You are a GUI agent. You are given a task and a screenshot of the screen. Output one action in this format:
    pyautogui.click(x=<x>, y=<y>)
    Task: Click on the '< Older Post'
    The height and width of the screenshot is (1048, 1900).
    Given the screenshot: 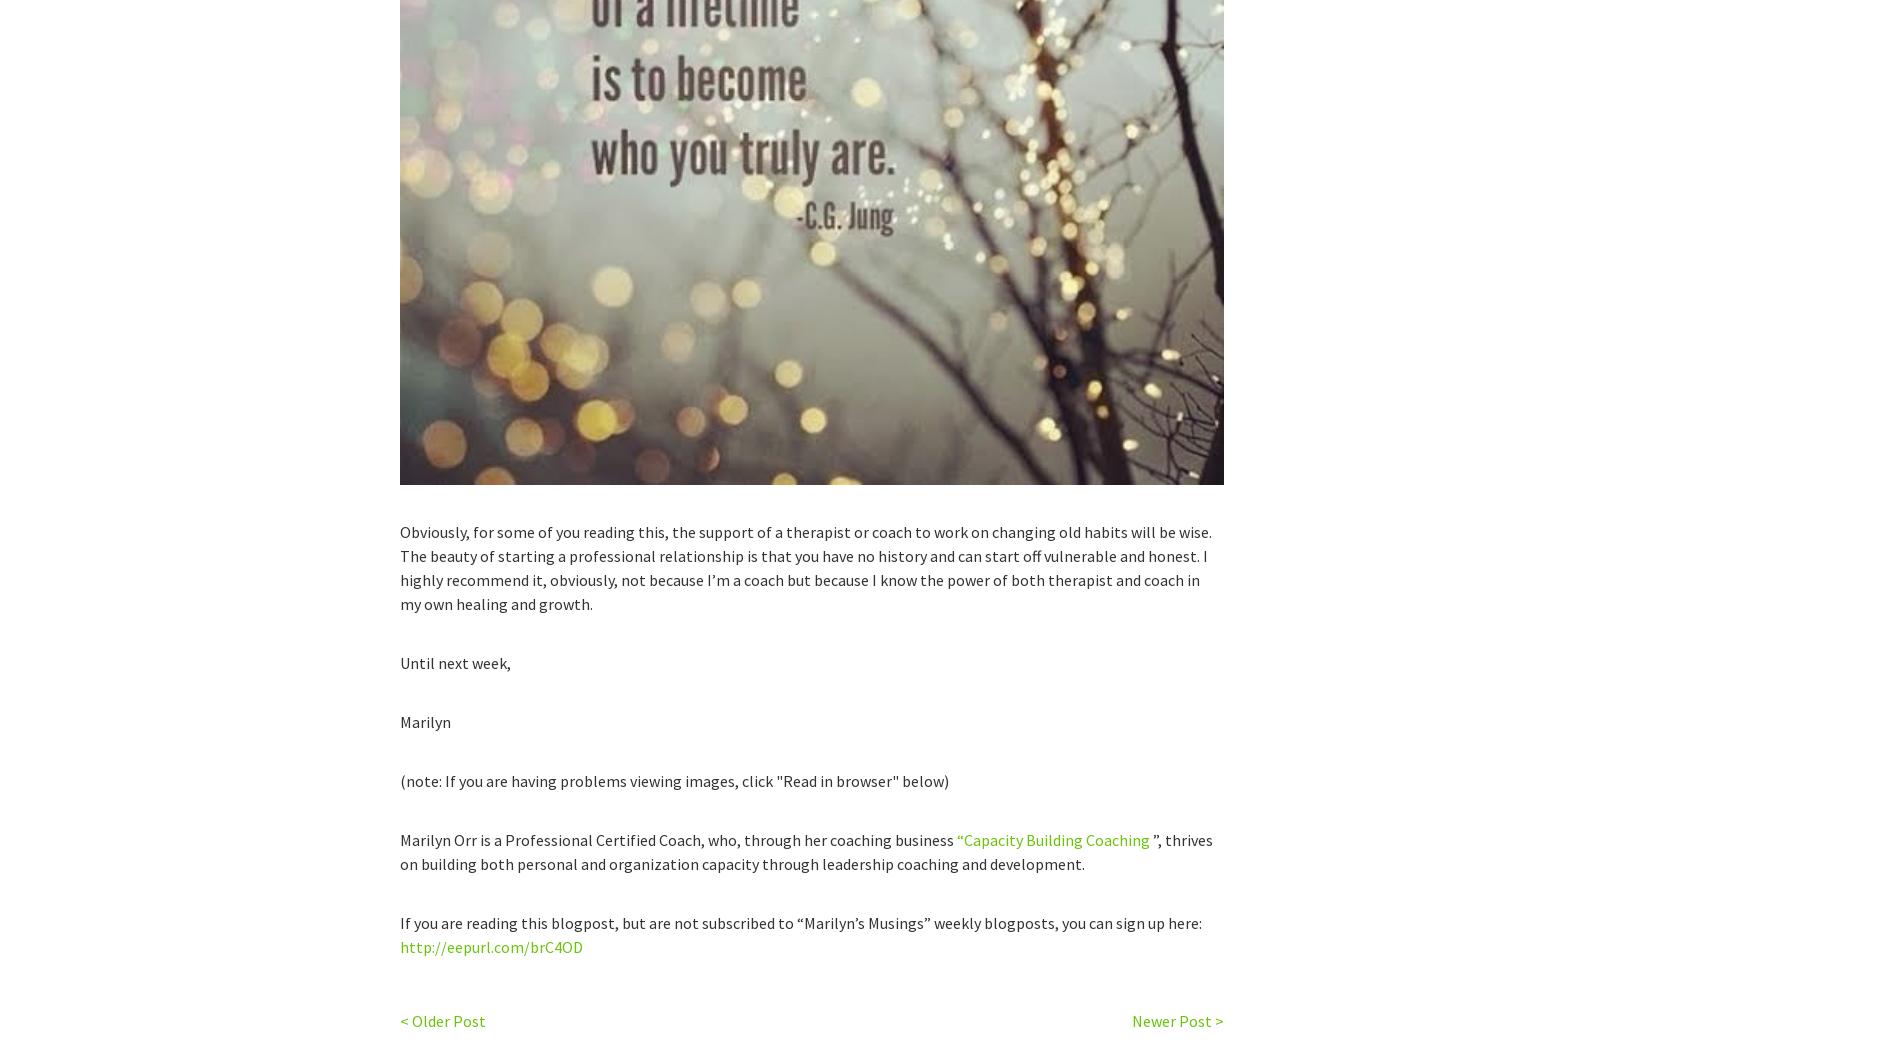 What is the action you would take?
    pyautogui.click(x=398, y=1020)
    